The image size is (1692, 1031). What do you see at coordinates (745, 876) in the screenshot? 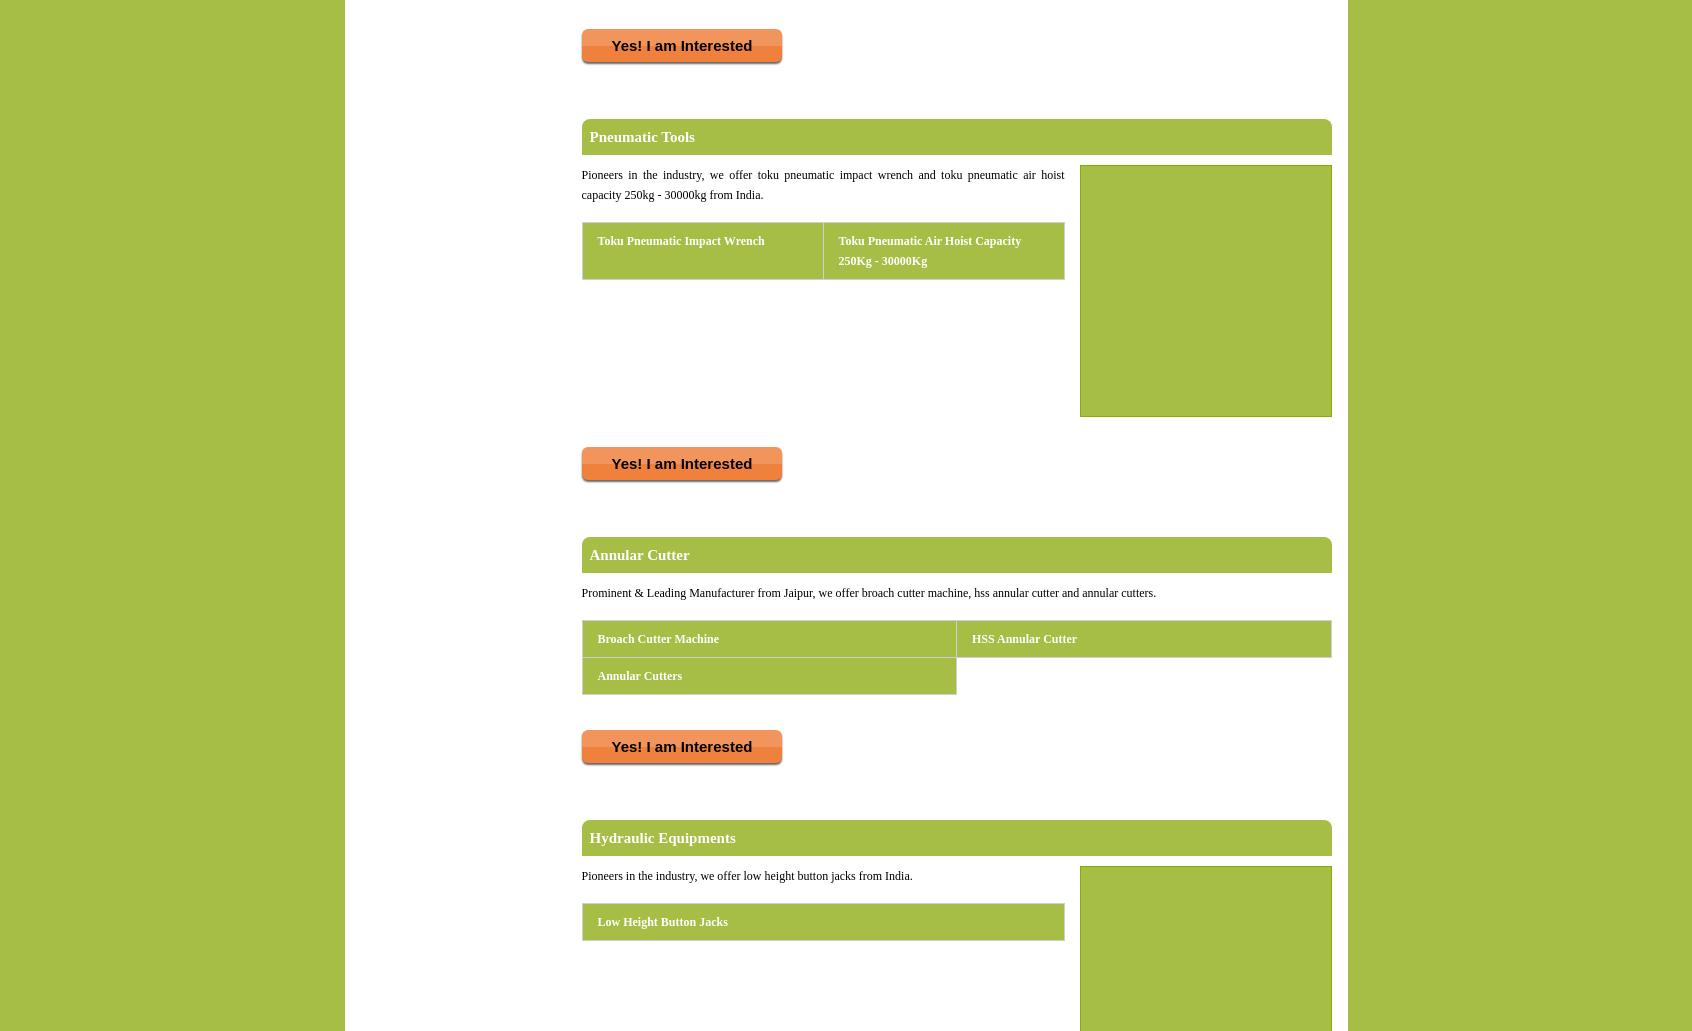
I see `'Pioneers in the industry, we offer low height button jacks from India.'` at bounding box center [745, 876].